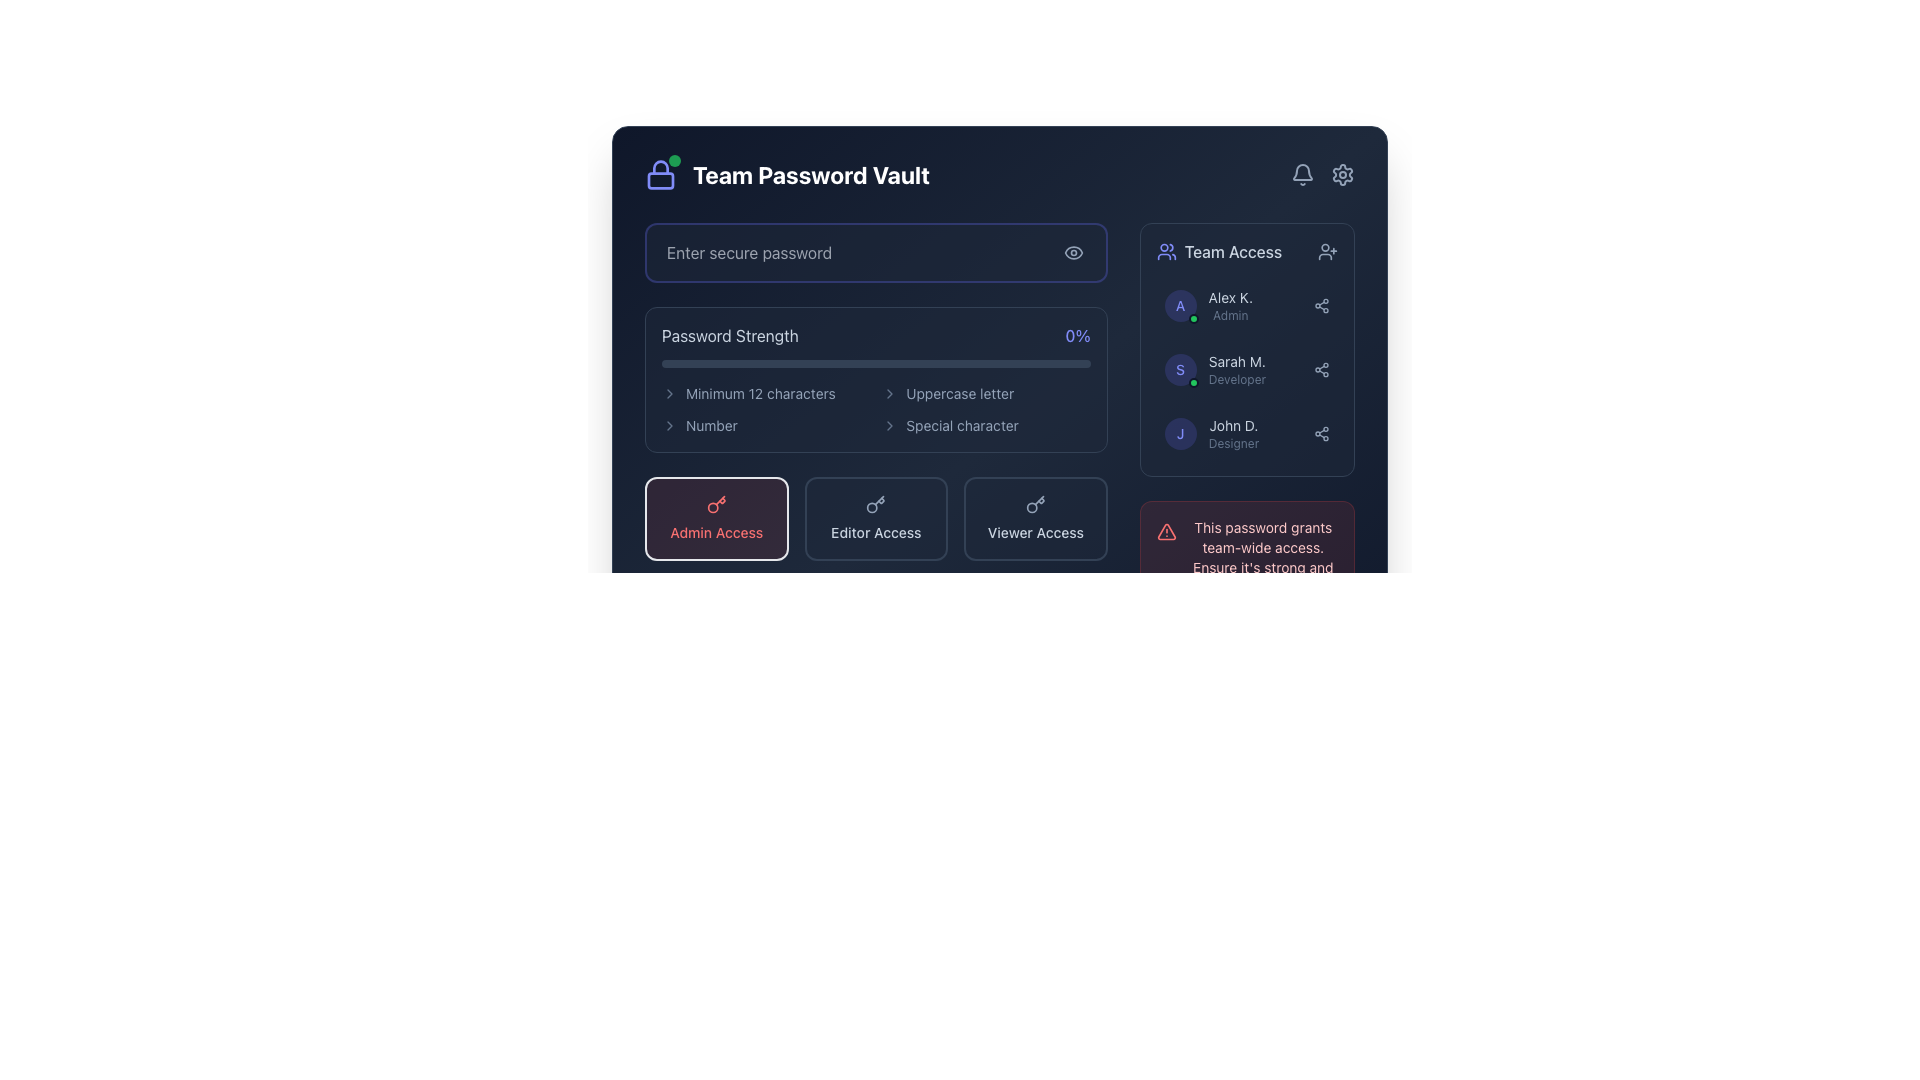 This screenshot has height=1080, width=1920. Describe the element at coordinates (670, 424) in the screenshot. I see `the right-pointing chevron icon indicating an expandable list within the feedback group for password conditions labeled 'Number'` at that location.